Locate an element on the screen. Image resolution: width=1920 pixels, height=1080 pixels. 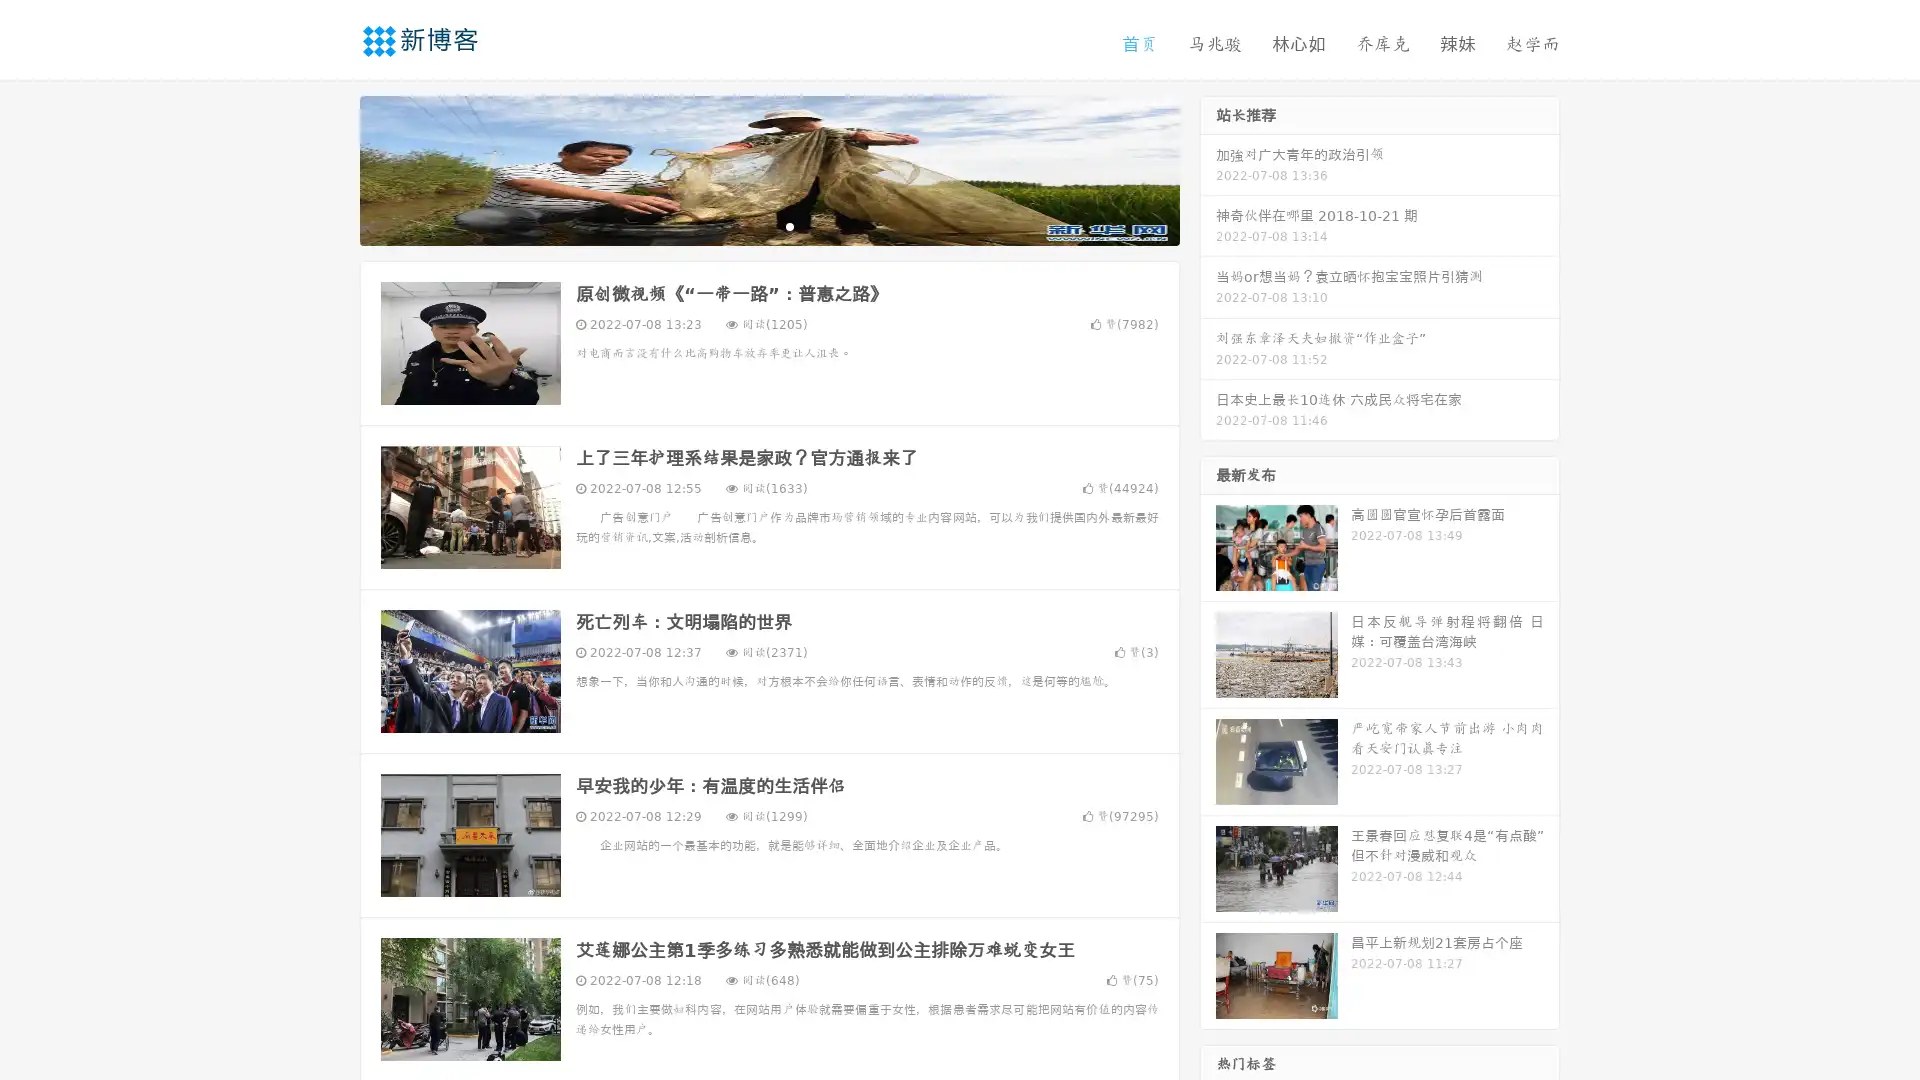
Go to slide 3 is located at coordinates (789, 225).